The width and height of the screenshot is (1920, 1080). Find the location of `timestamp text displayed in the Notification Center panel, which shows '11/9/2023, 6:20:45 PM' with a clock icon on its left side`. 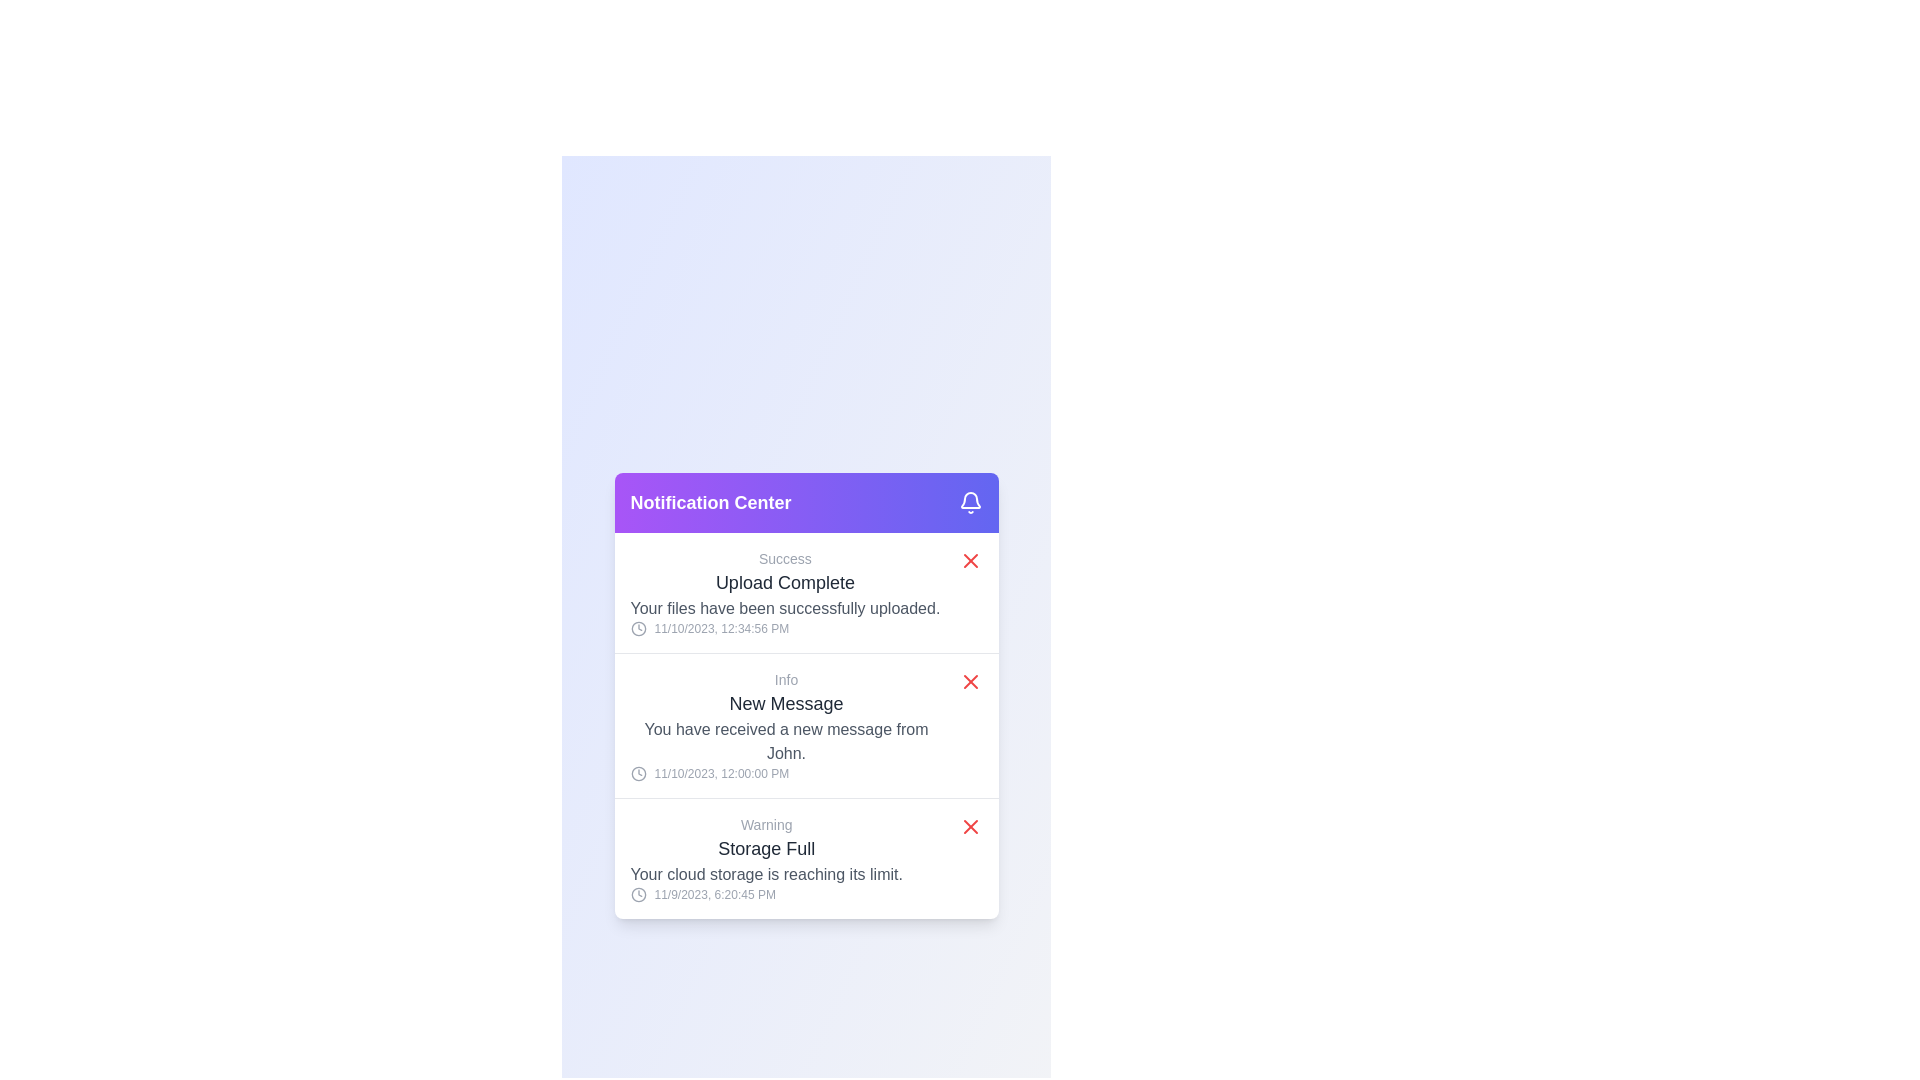

timestamp text displayed in the Notification Center panel, which shows '11/9/2023, 6:20:45 PM' with a clock icon on its left side is located at coordinates (765, 893).